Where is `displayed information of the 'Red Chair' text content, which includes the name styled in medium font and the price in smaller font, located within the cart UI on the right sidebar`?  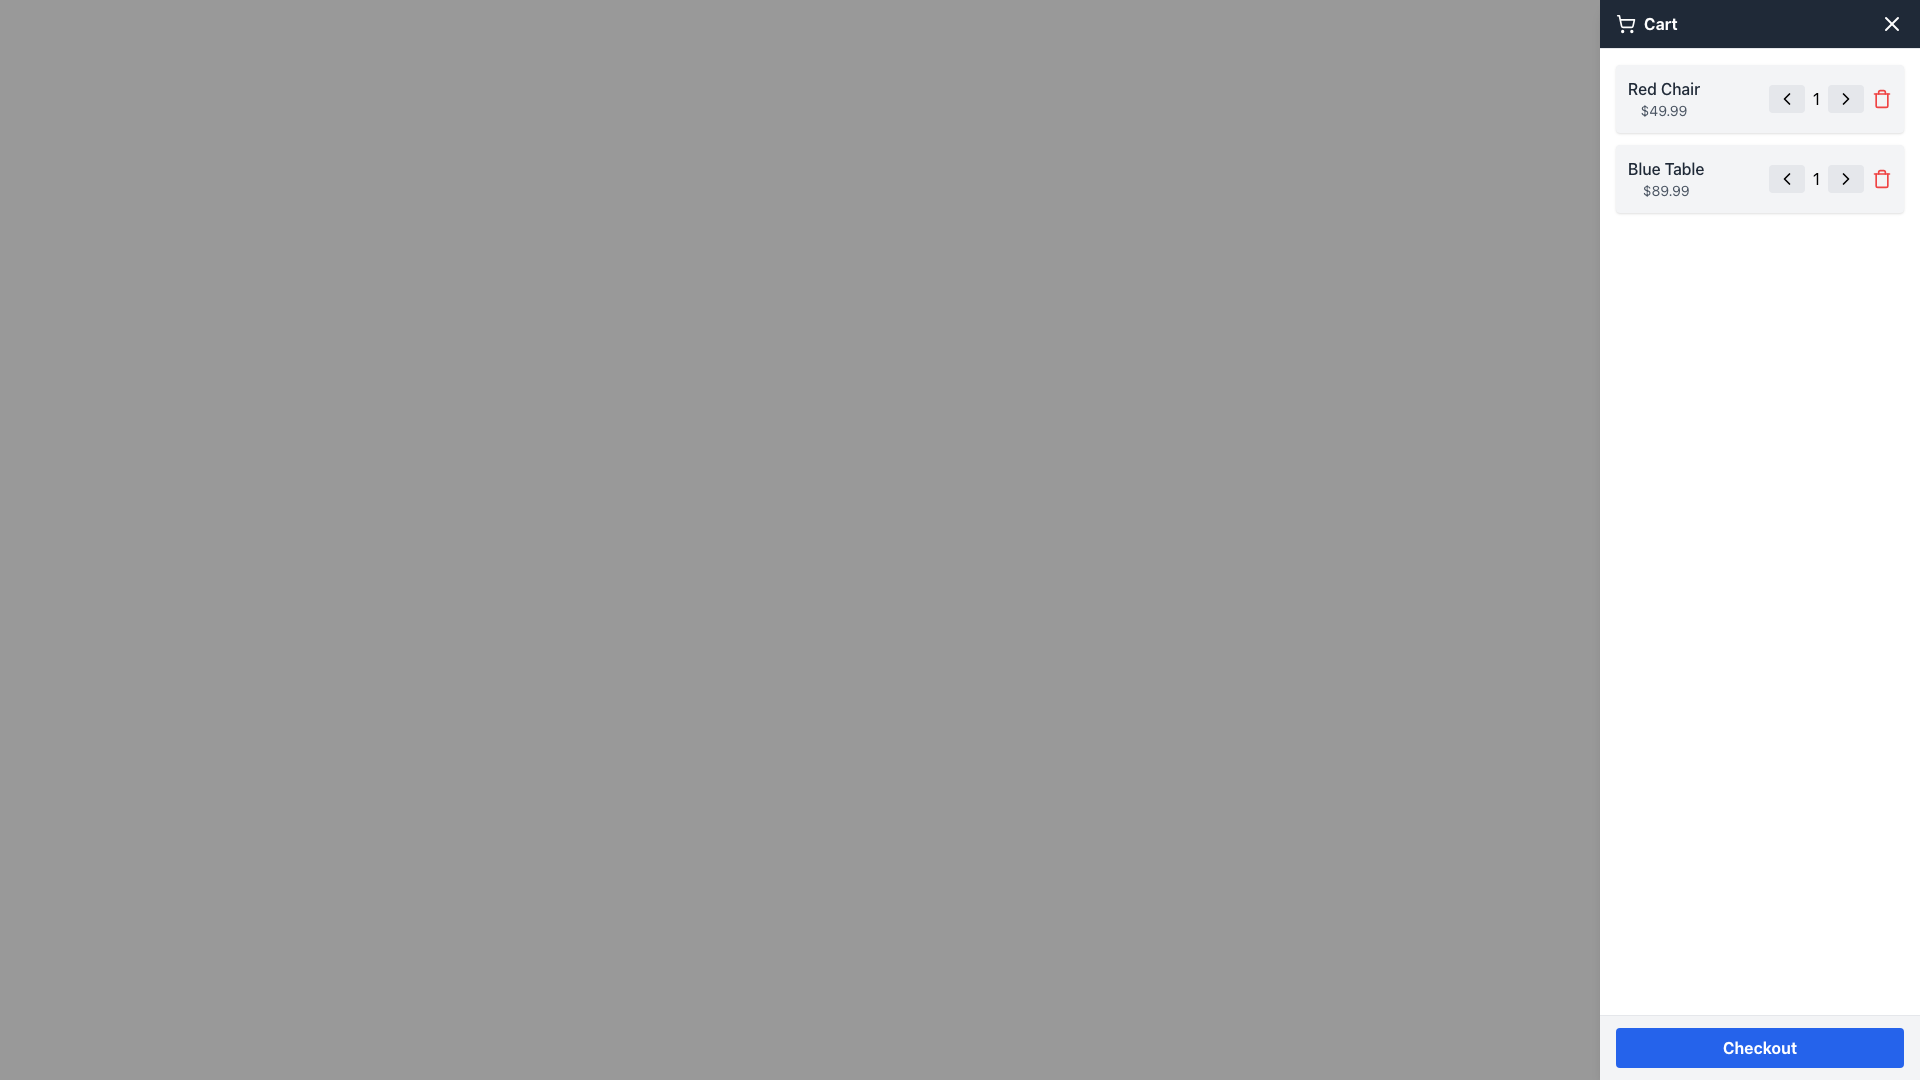 displayed information of the 'Red Chair' text content, which includes the name styled in medium font and the price in smaller font, located within the cart UI on the right sidebar is located at coordinates (1664, 99).